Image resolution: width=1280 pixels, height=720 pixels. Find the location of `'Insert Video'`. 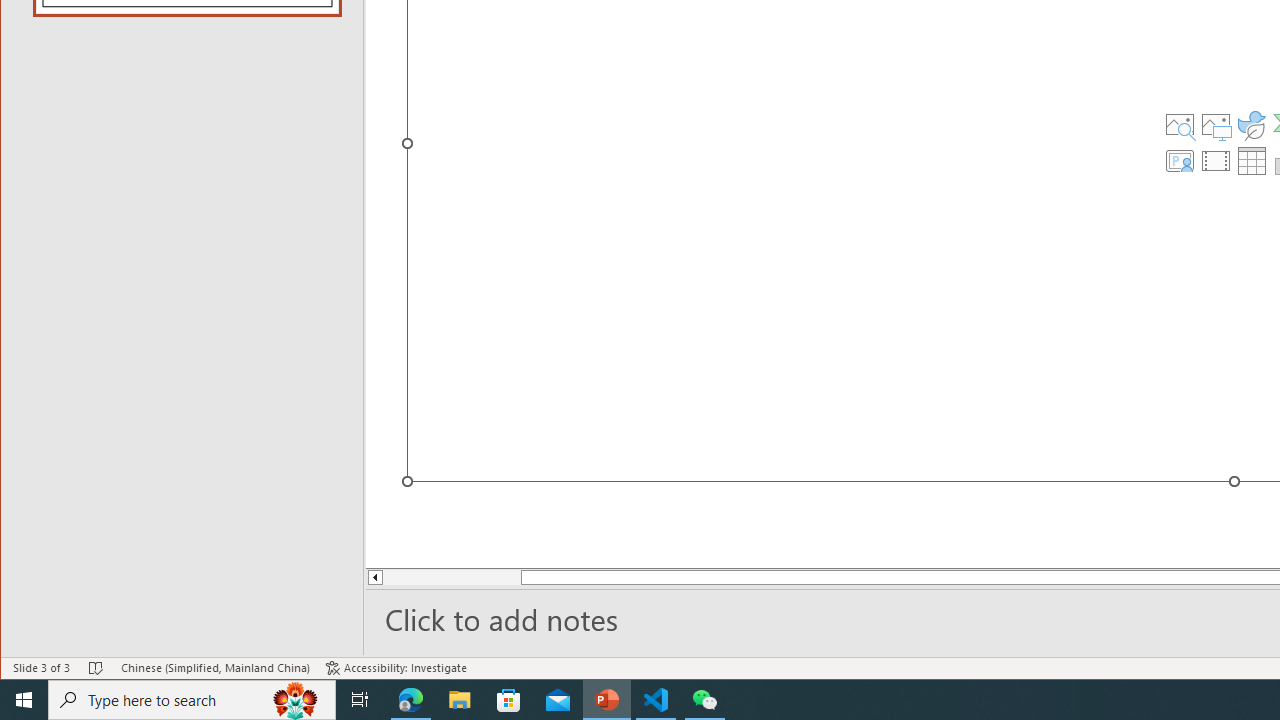

'Insert Video' is located at coordinates (1215, 159).